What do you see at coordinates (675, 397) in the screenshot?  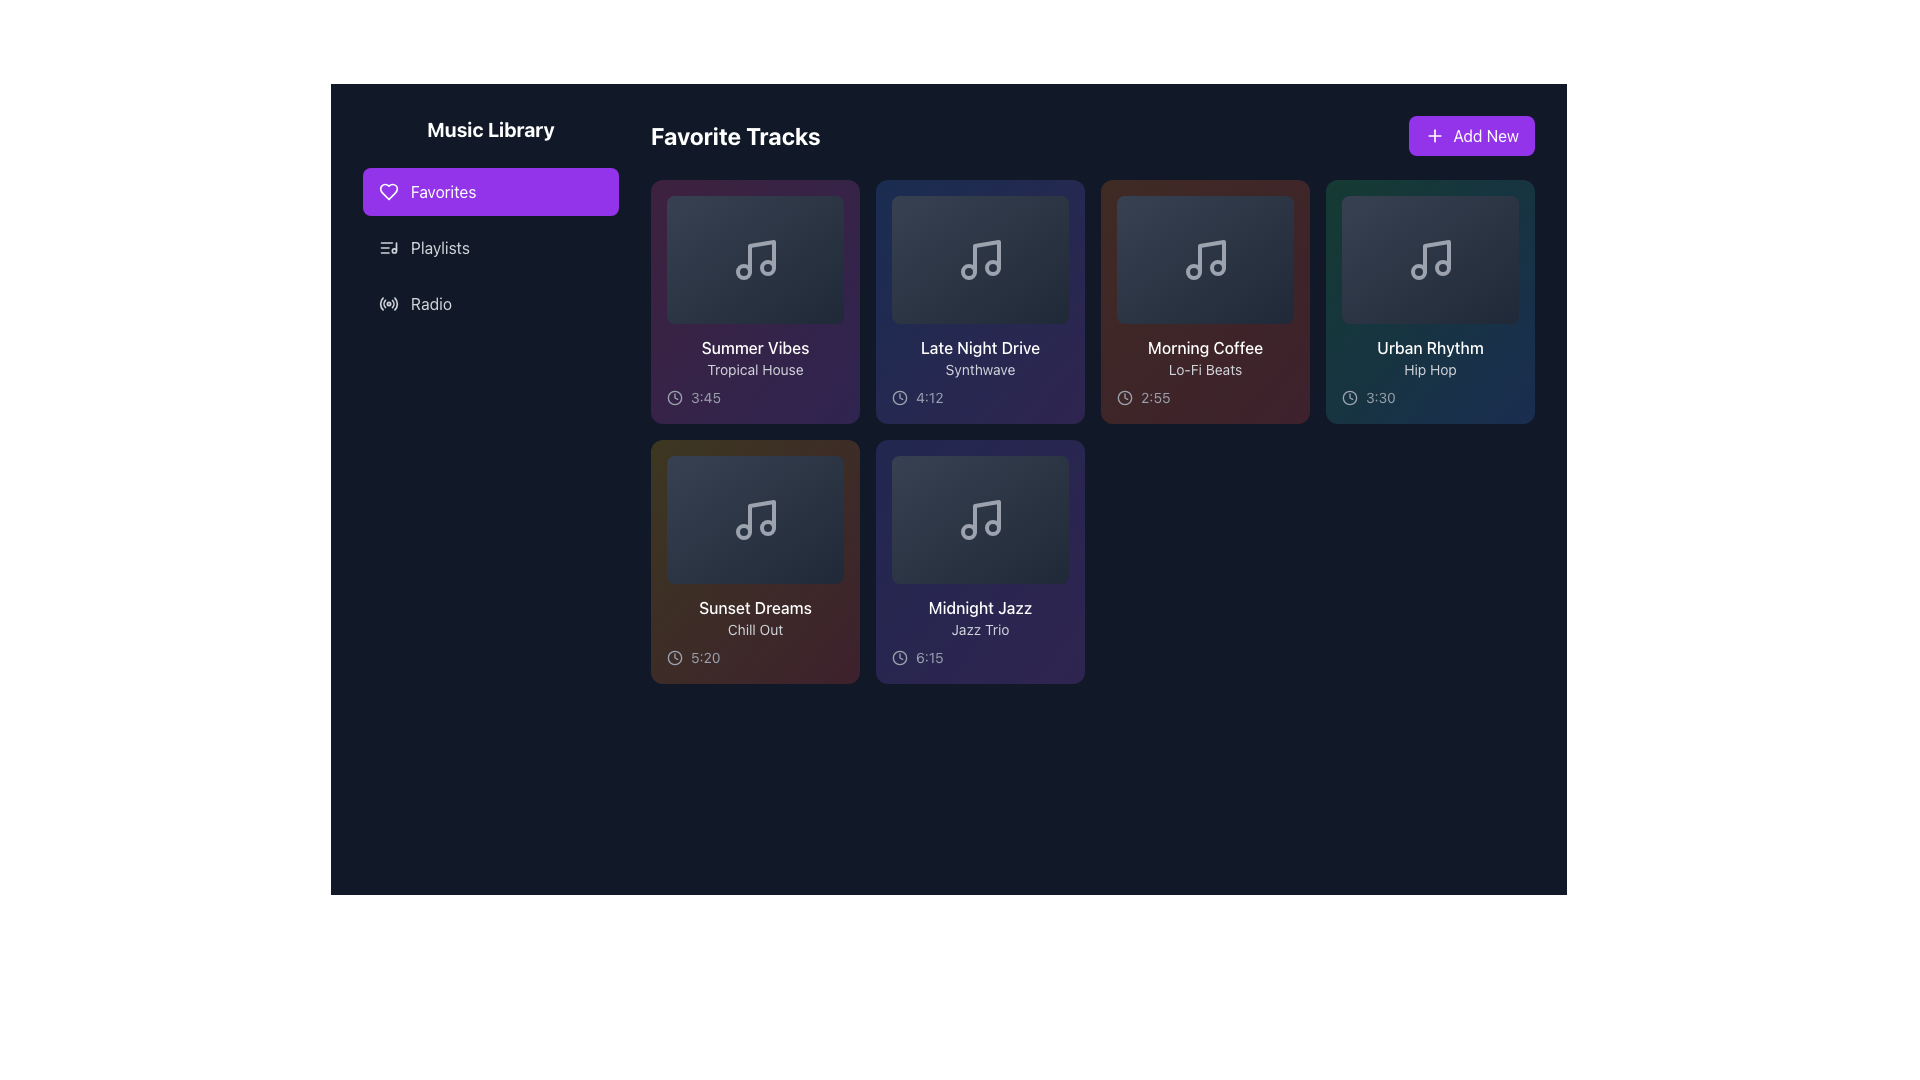 I see `the Time indicator icon located at the top-left corner of the first music track card in the 'Favorite Tracks' section, positioned directly above the text '3:45'` at bounding box center [675, 397].